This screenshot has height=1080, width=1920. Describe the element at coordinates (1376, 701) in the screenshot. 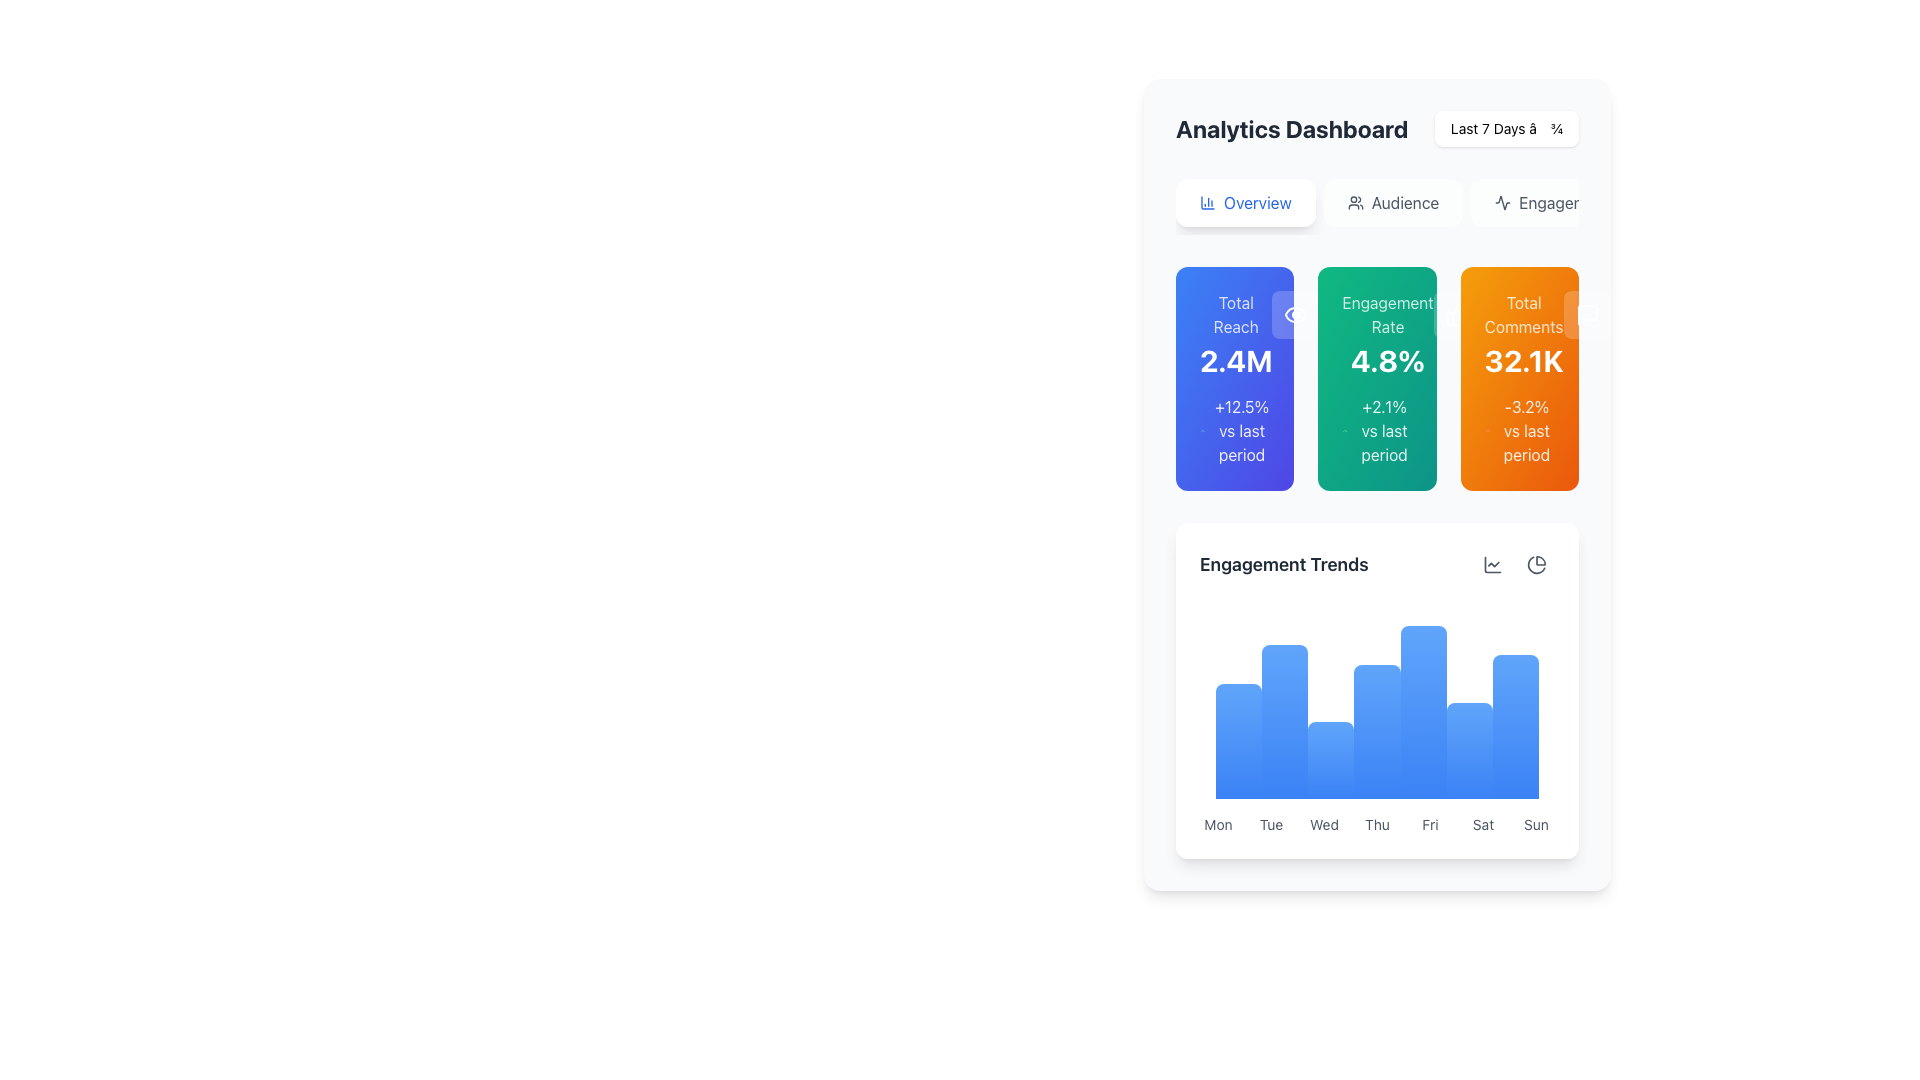

I see `the Bar chart component in the 'Engagement Trends' section` at that location.